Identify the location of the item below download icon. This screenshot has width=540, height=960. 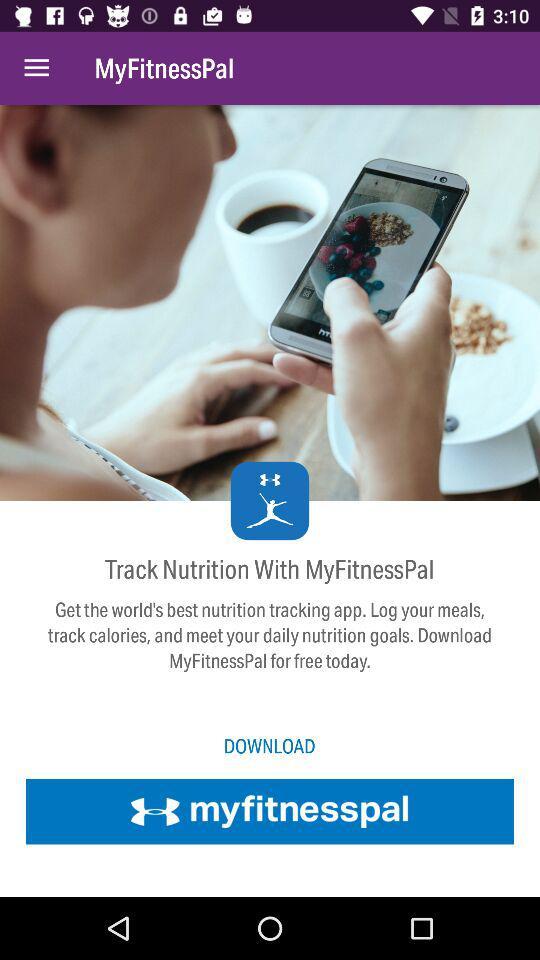
(270, 811).